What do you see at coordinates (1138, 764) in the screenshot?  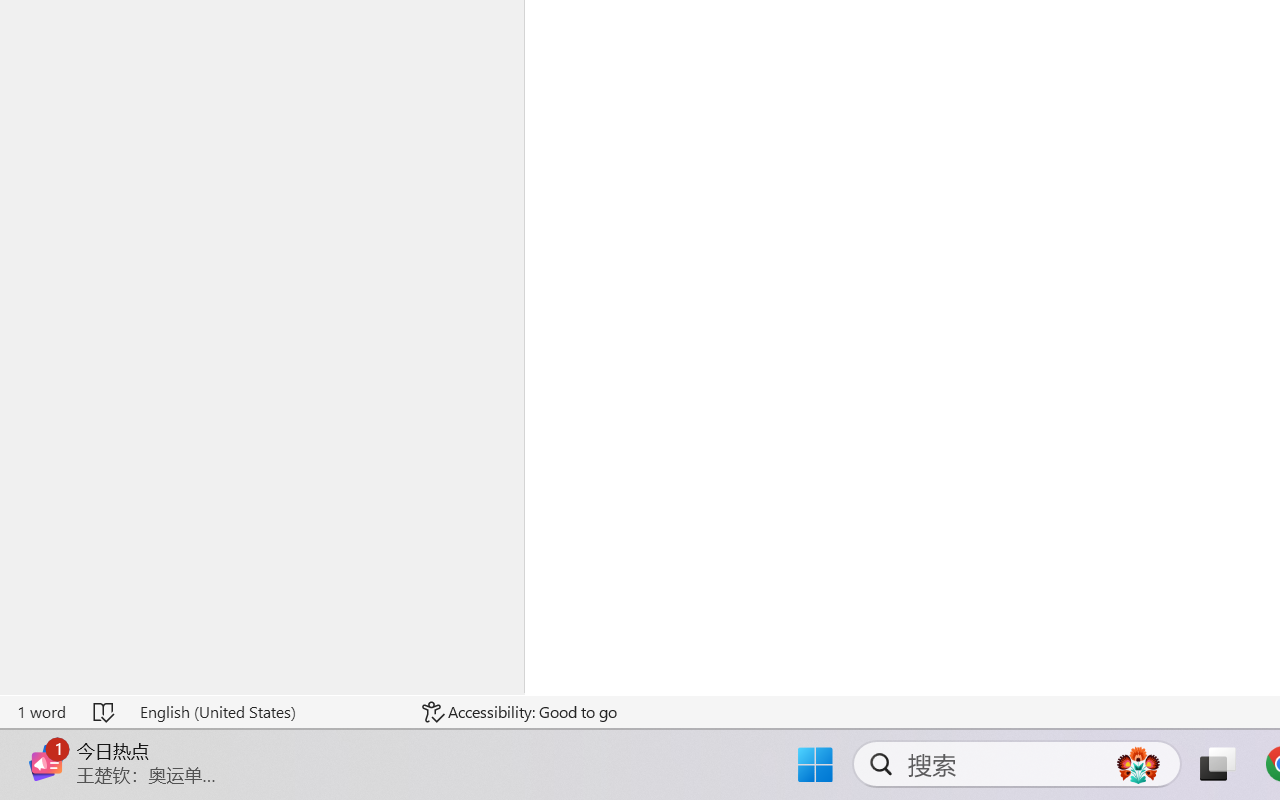 I see `'AutomationID: DynamicSearchBoxGleamImage'` at bounding box center [1138, 764].